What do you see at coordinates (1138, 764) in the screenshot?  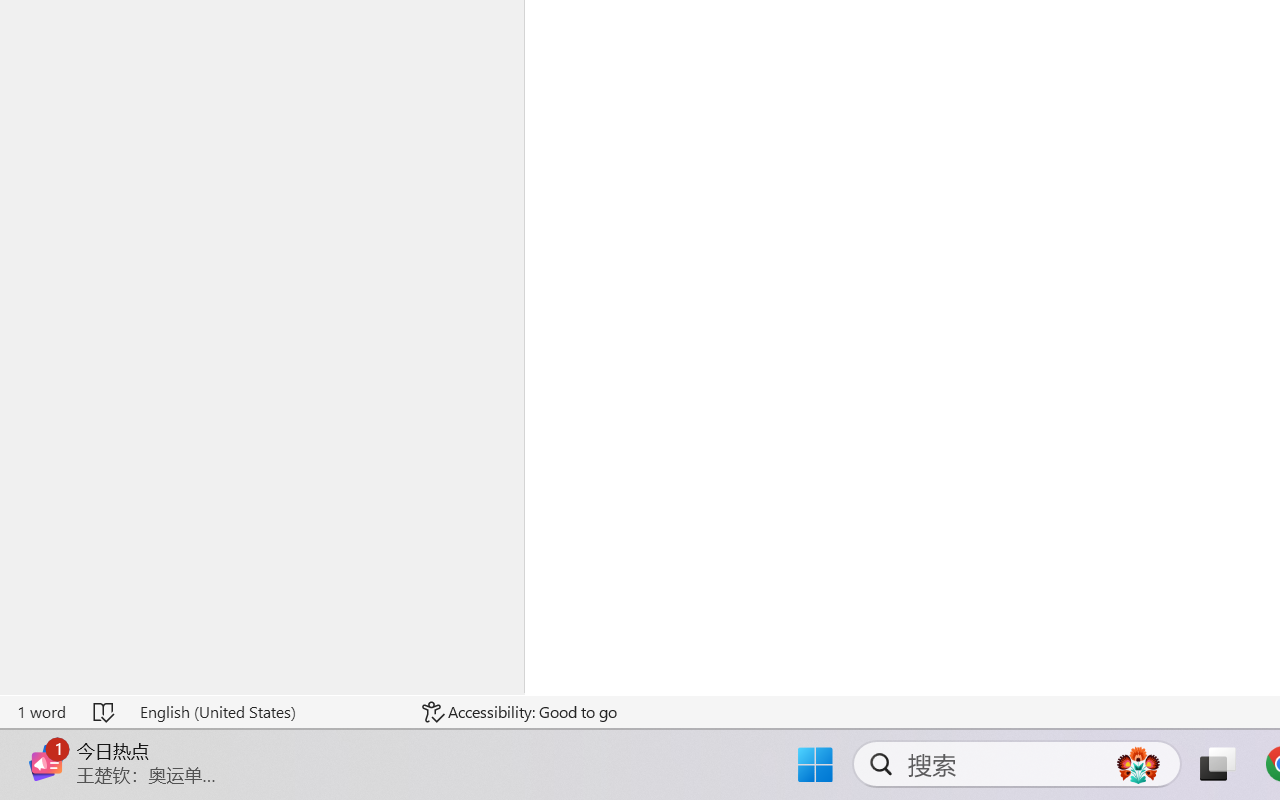 I see `'AutomationID: DynamicSearchBoxGleamImage'` at bounding box center [1138, 764].